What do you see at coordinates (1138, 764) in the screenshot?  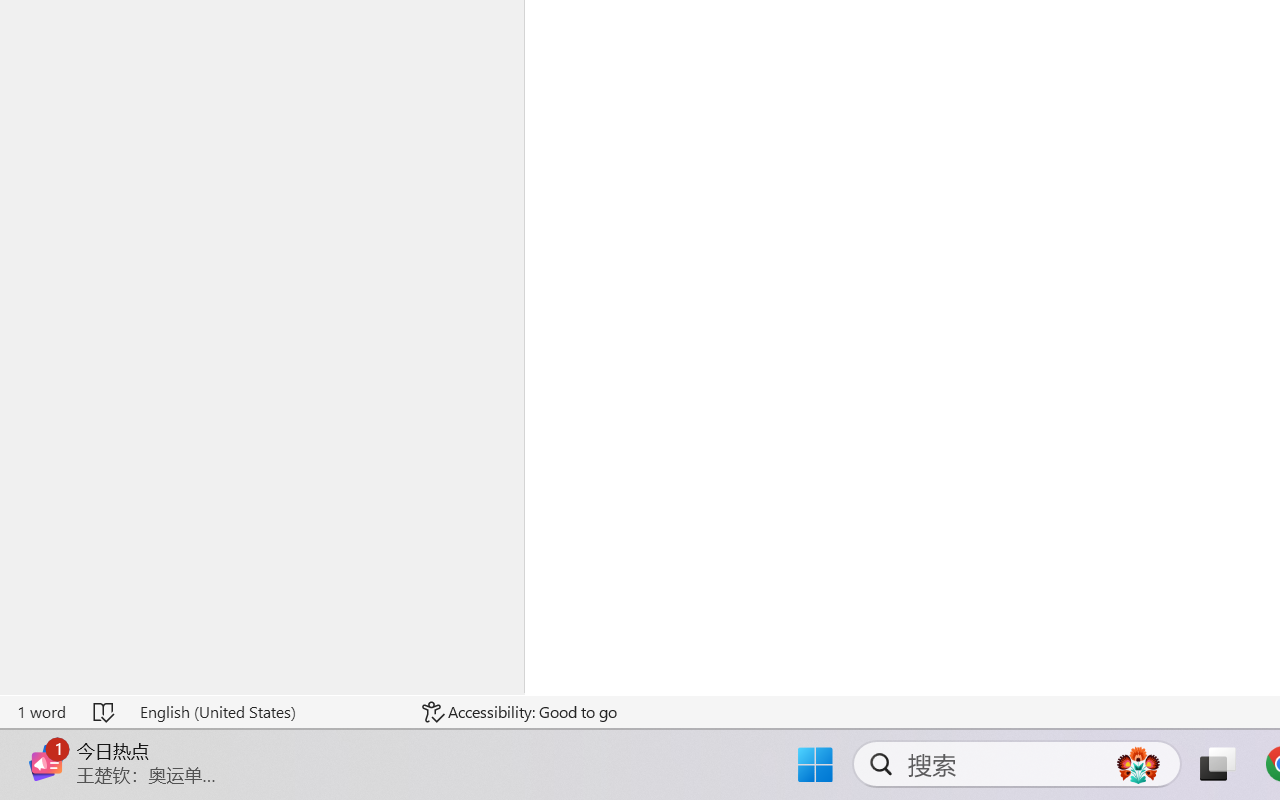 I see `'AutomationID: DynamicSearchBoxGleamImage'` at bounding box center [1138, 764].